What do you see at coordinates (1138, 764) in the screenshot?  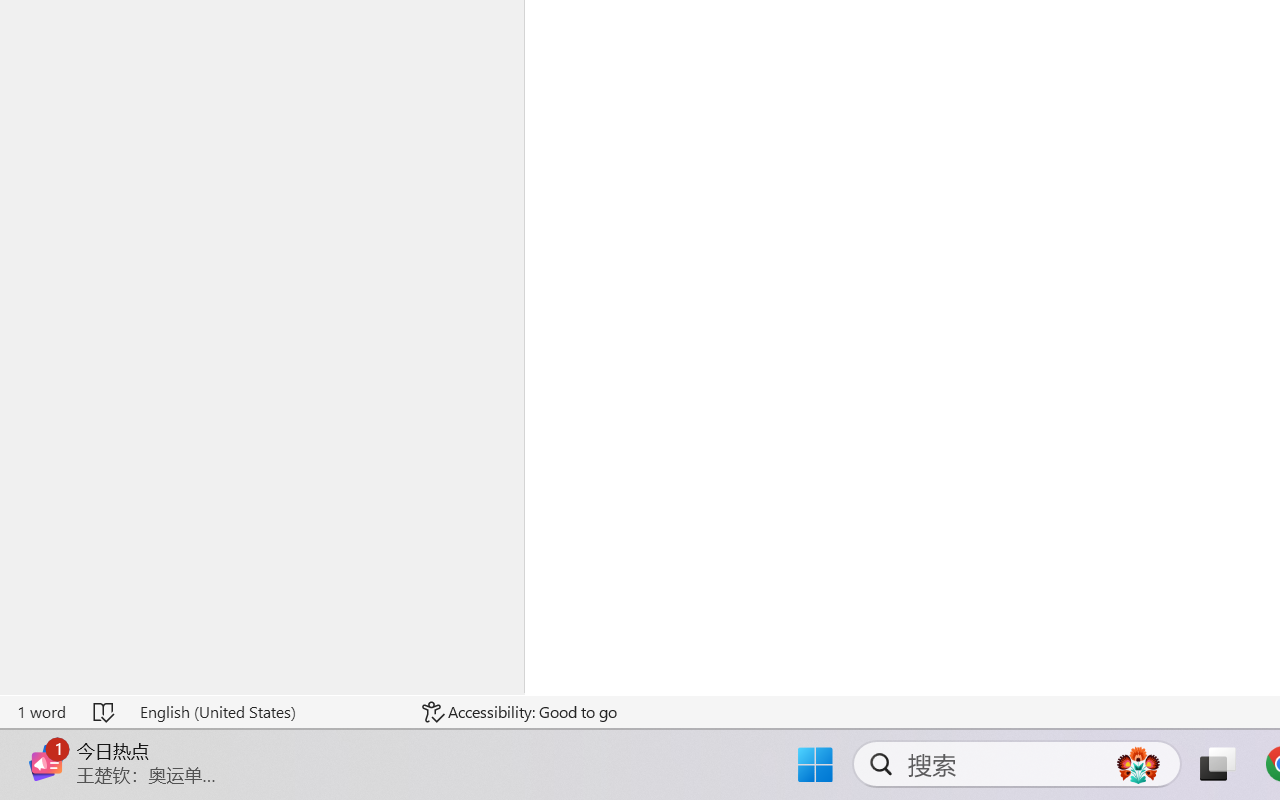 I see `'AutomationID: DynamicSearchBoxGleamImage'` at bounding box center [1138, 764].